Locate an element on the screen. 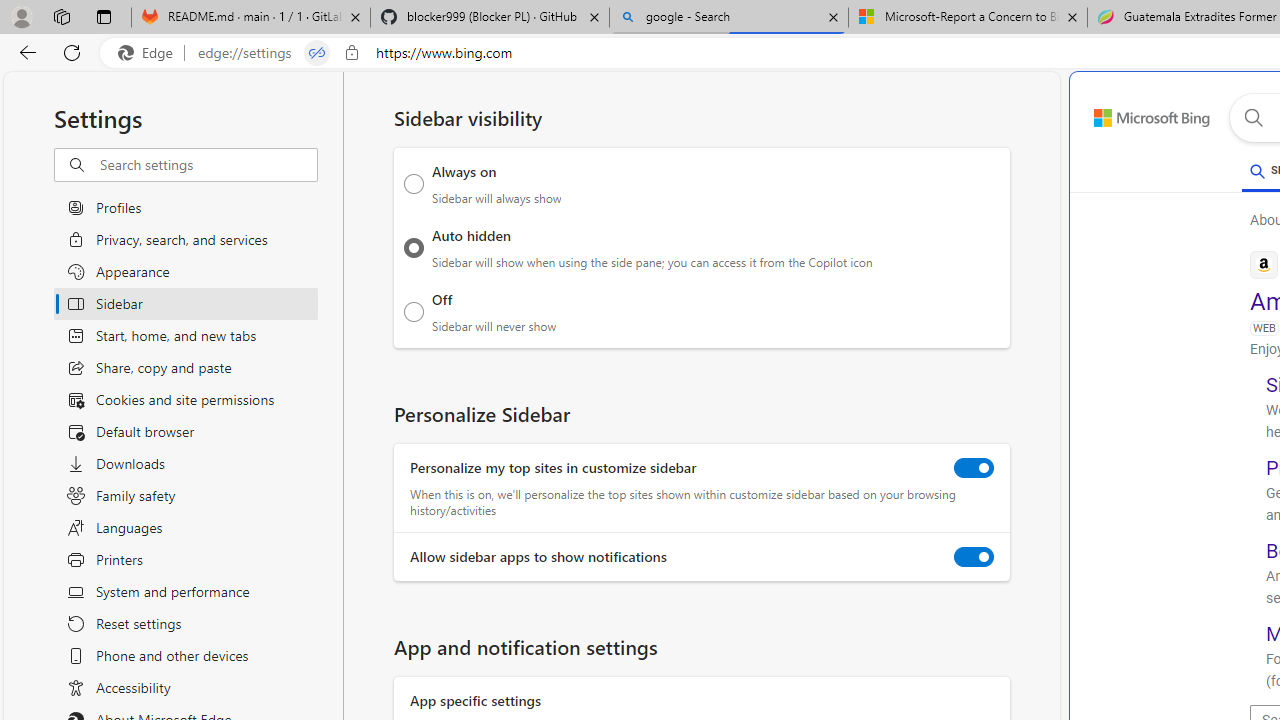 This screenshot has width=1280, height=720. 'google - Search' is located at coordinates (728, 17).